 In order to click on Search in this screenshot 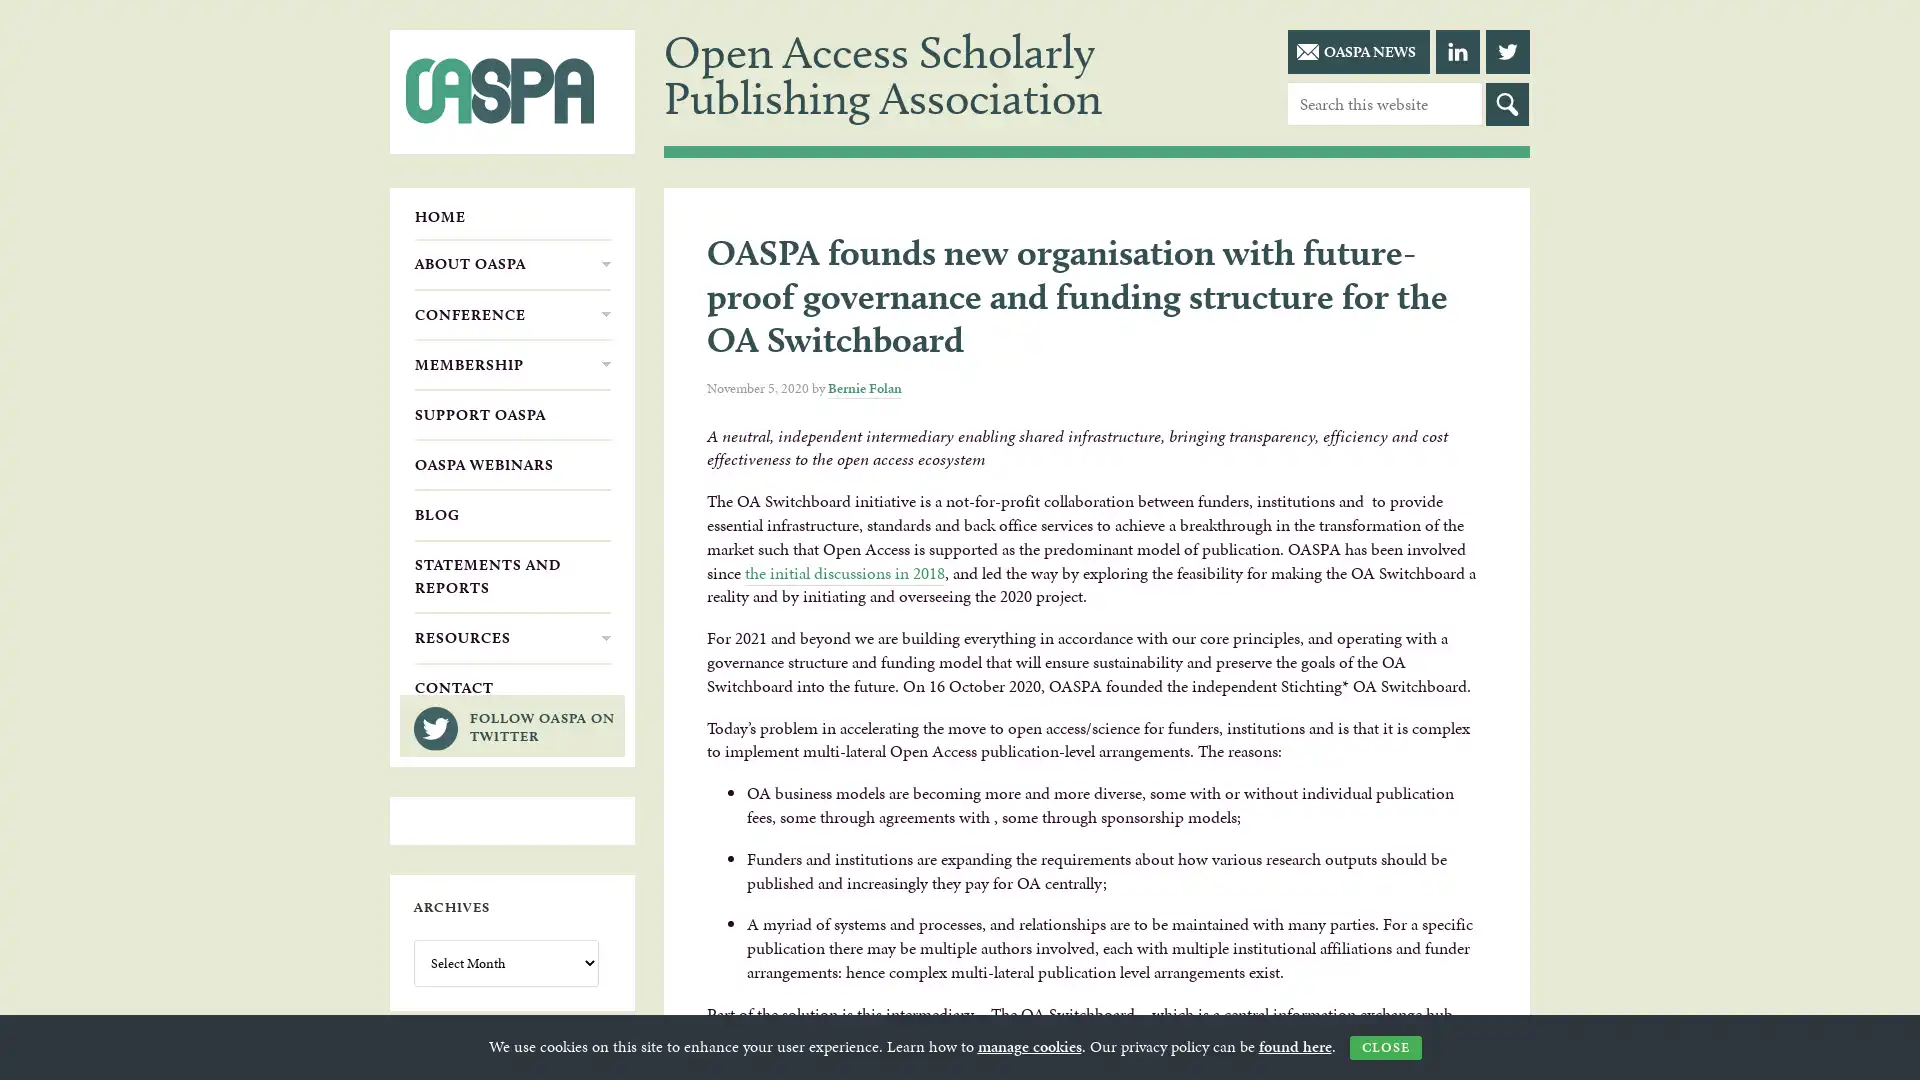, I will do `click(1507, 104)`.